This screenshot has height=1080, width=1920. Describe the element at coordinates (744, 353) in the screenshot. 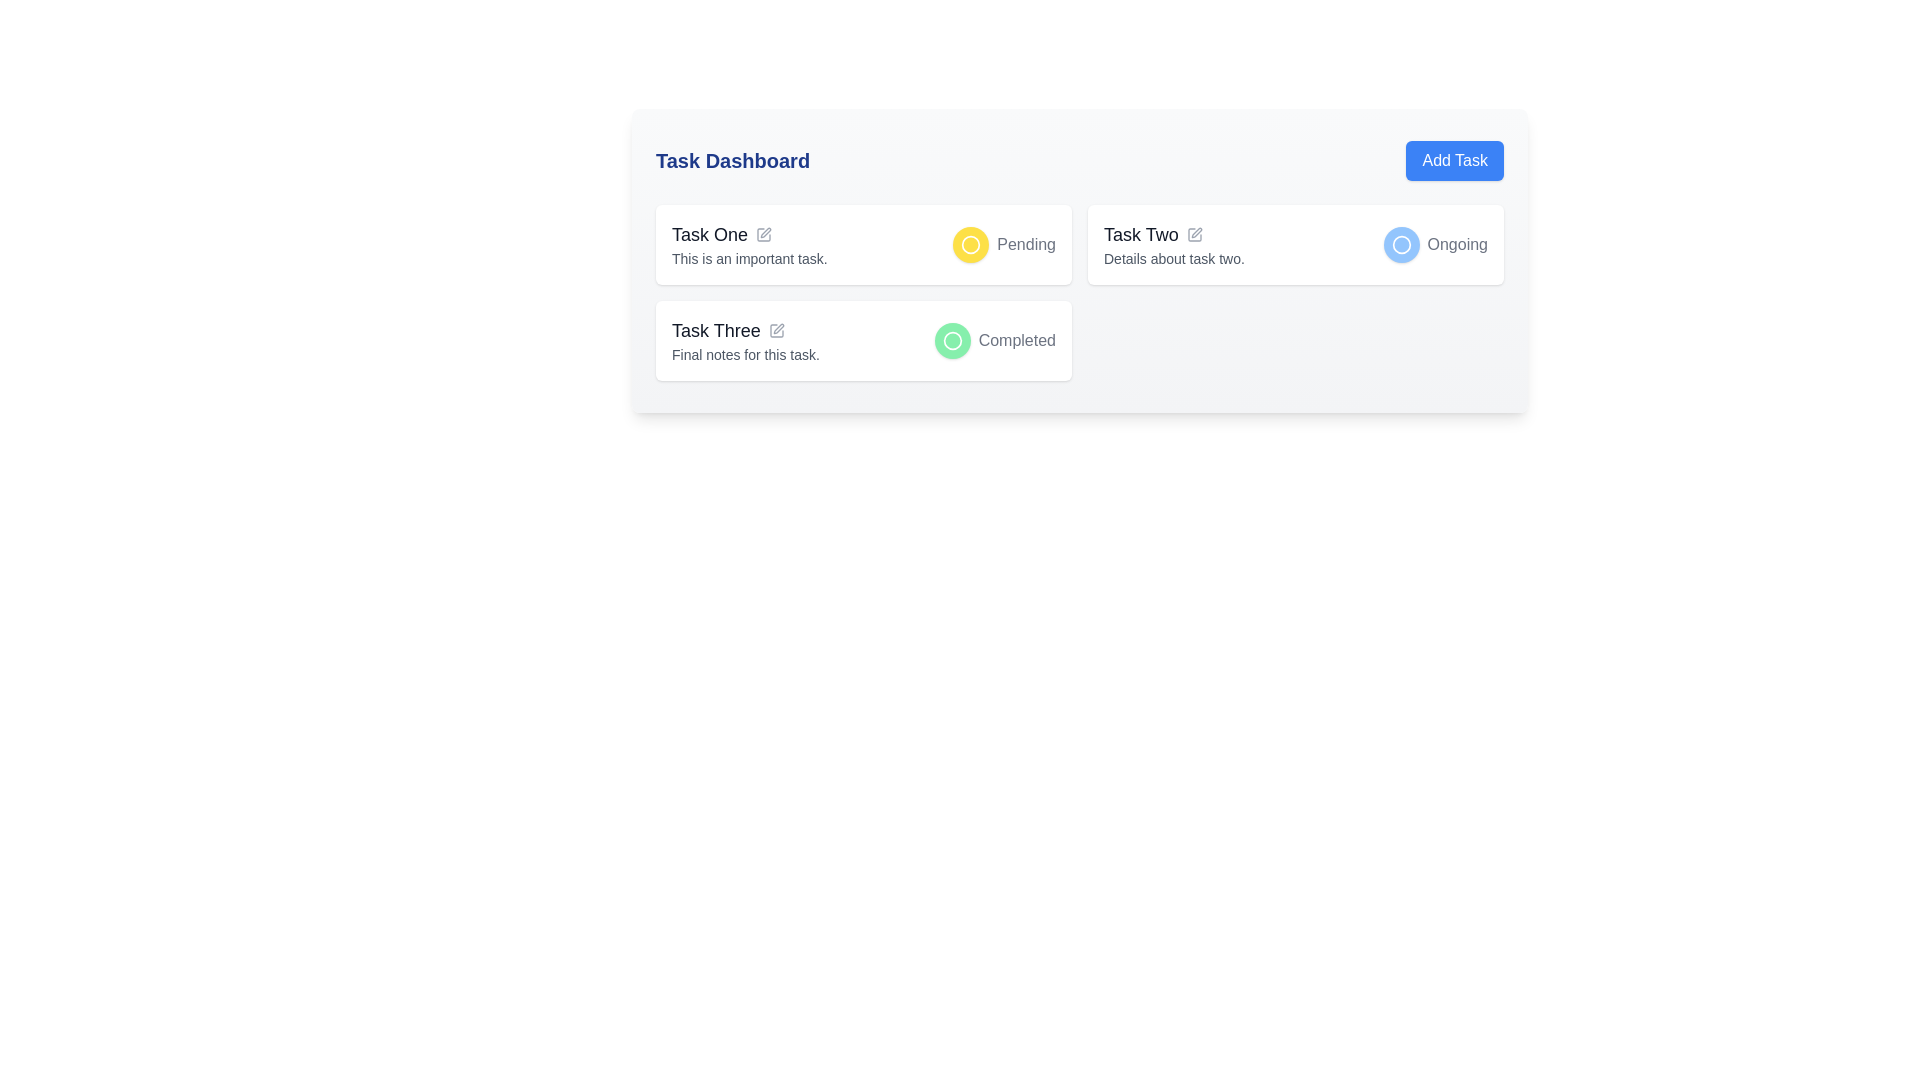

I see `the text component displaying 'Final notes for this task.' located below the 'Task Three' label in the task card` at that location.